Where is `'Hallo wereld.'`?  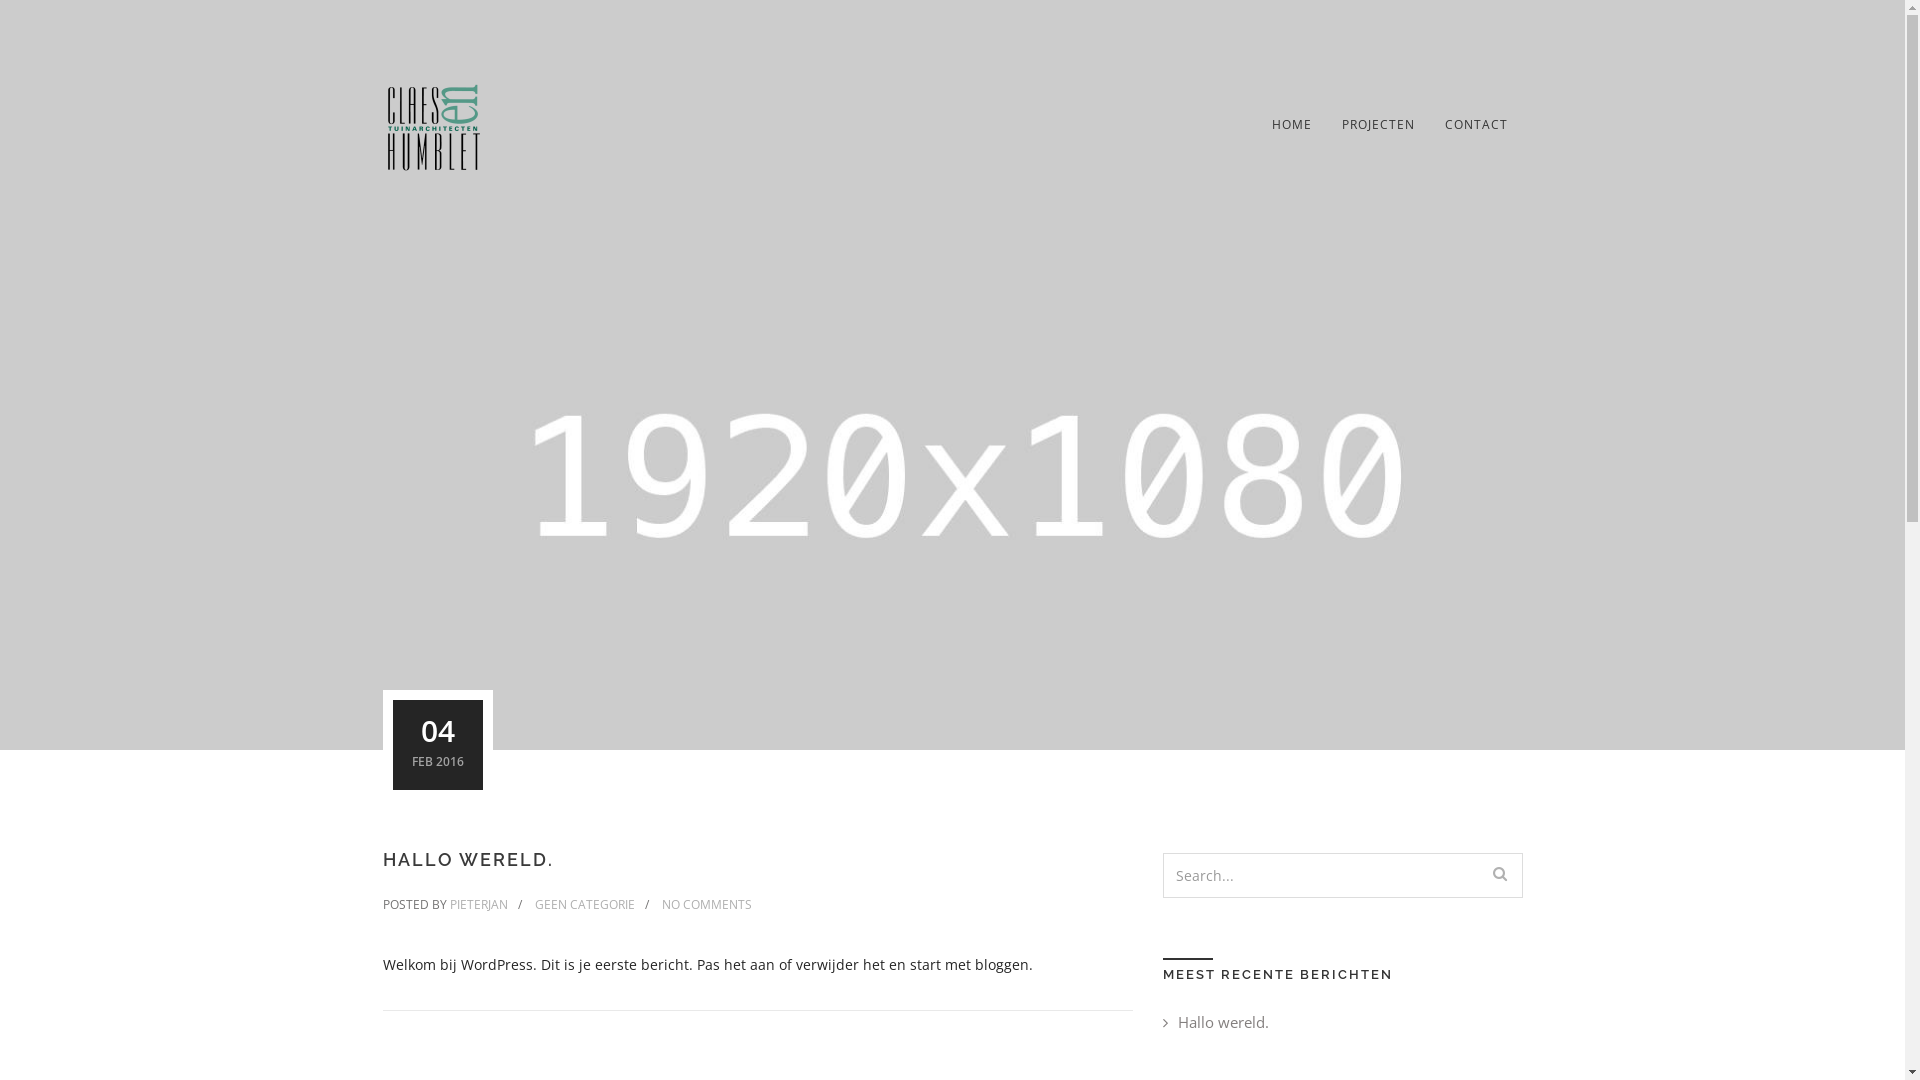
'Hallo wereld.' is located at coordinates (1161, 1022).